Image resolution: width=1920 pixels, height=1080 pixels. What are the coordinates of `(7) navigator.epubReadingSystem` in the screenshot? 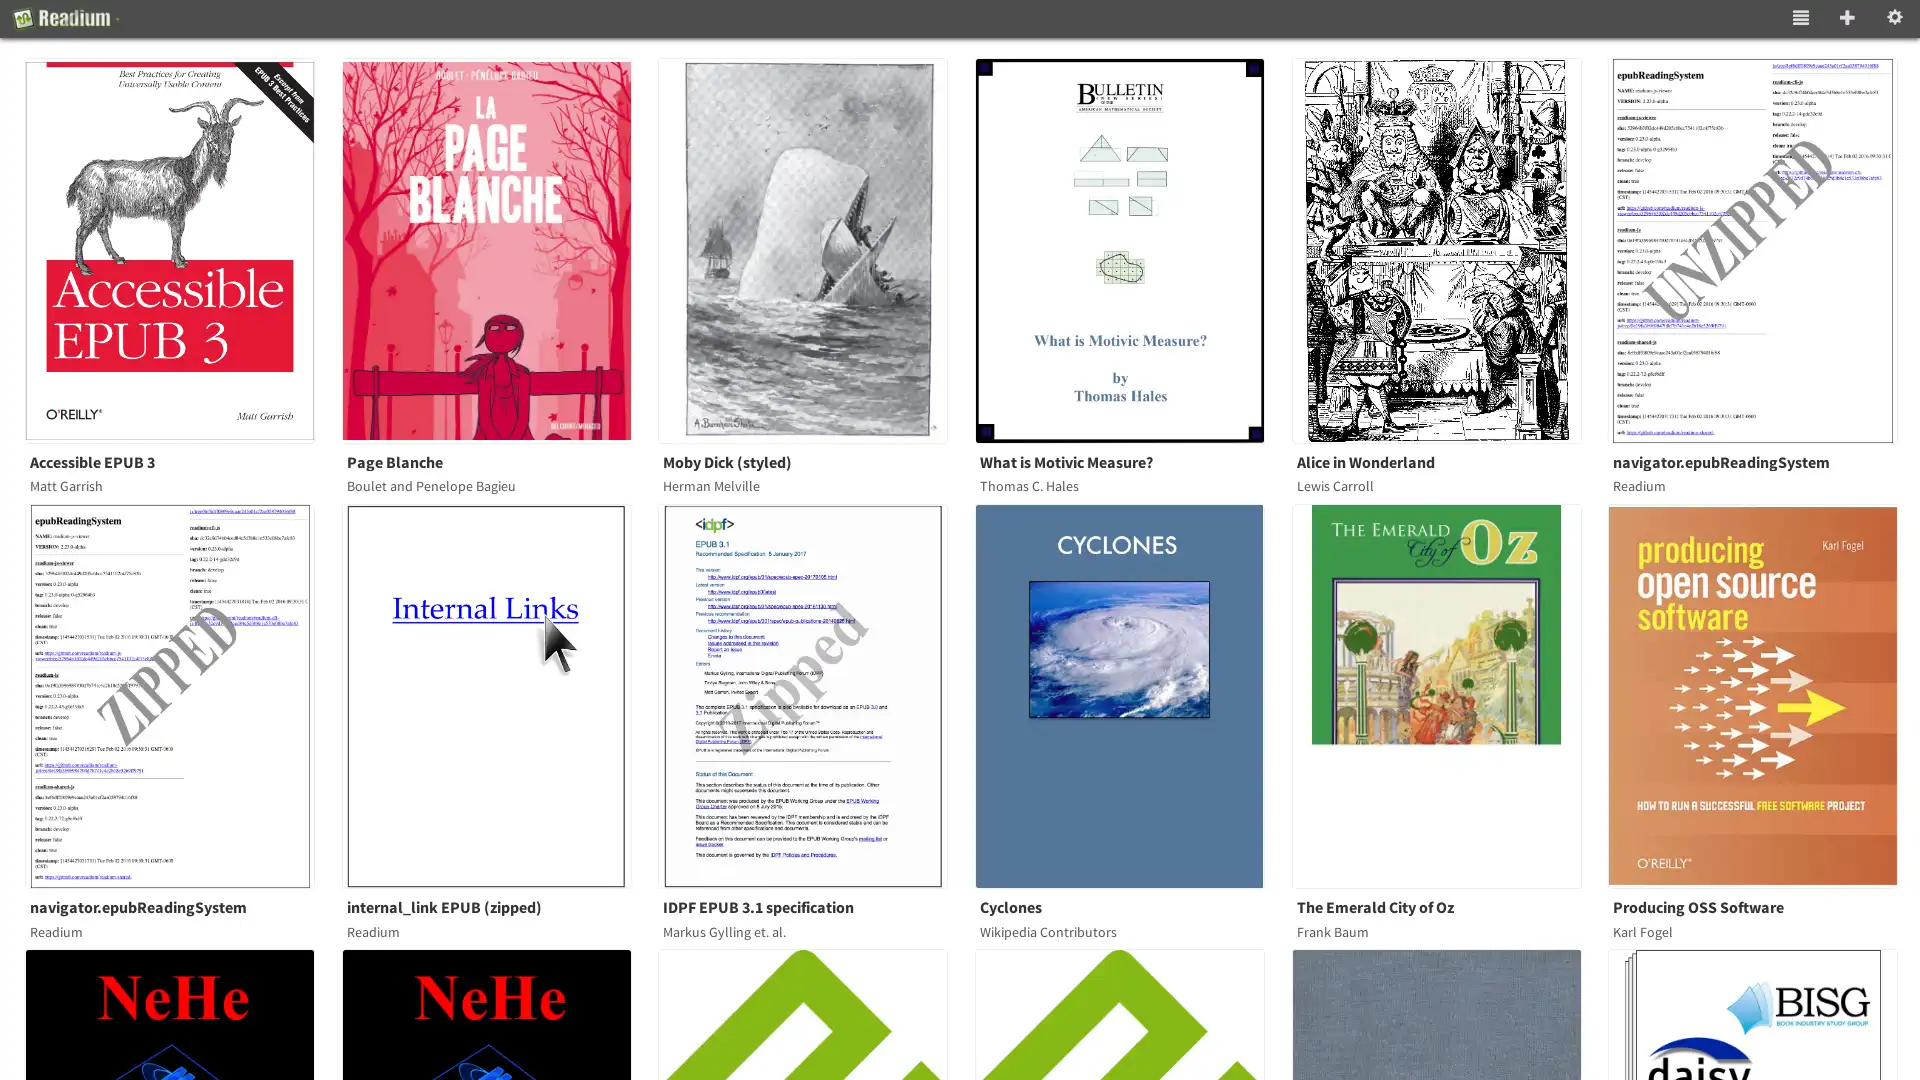 It's located at (182, 694).